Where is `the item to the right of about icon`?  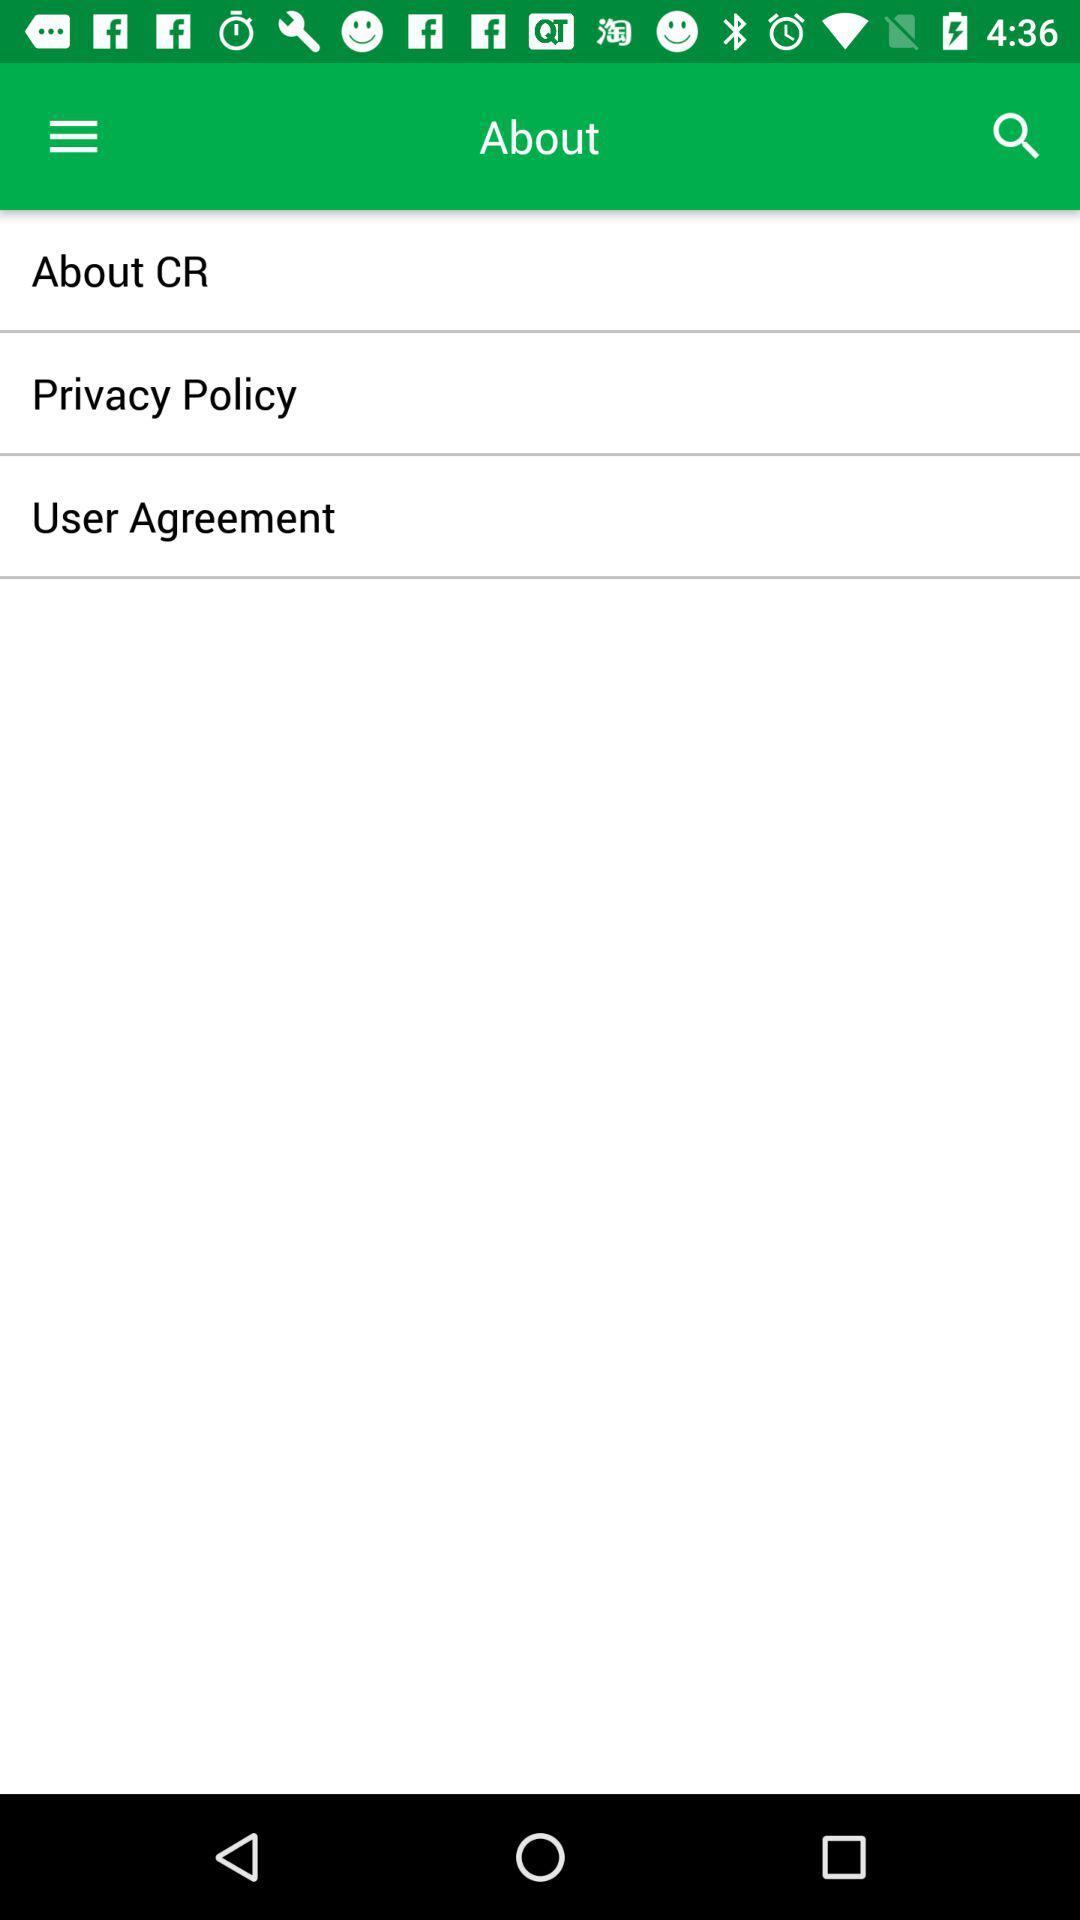
the item to the right of about icon is located at coordinates (1017, 135).